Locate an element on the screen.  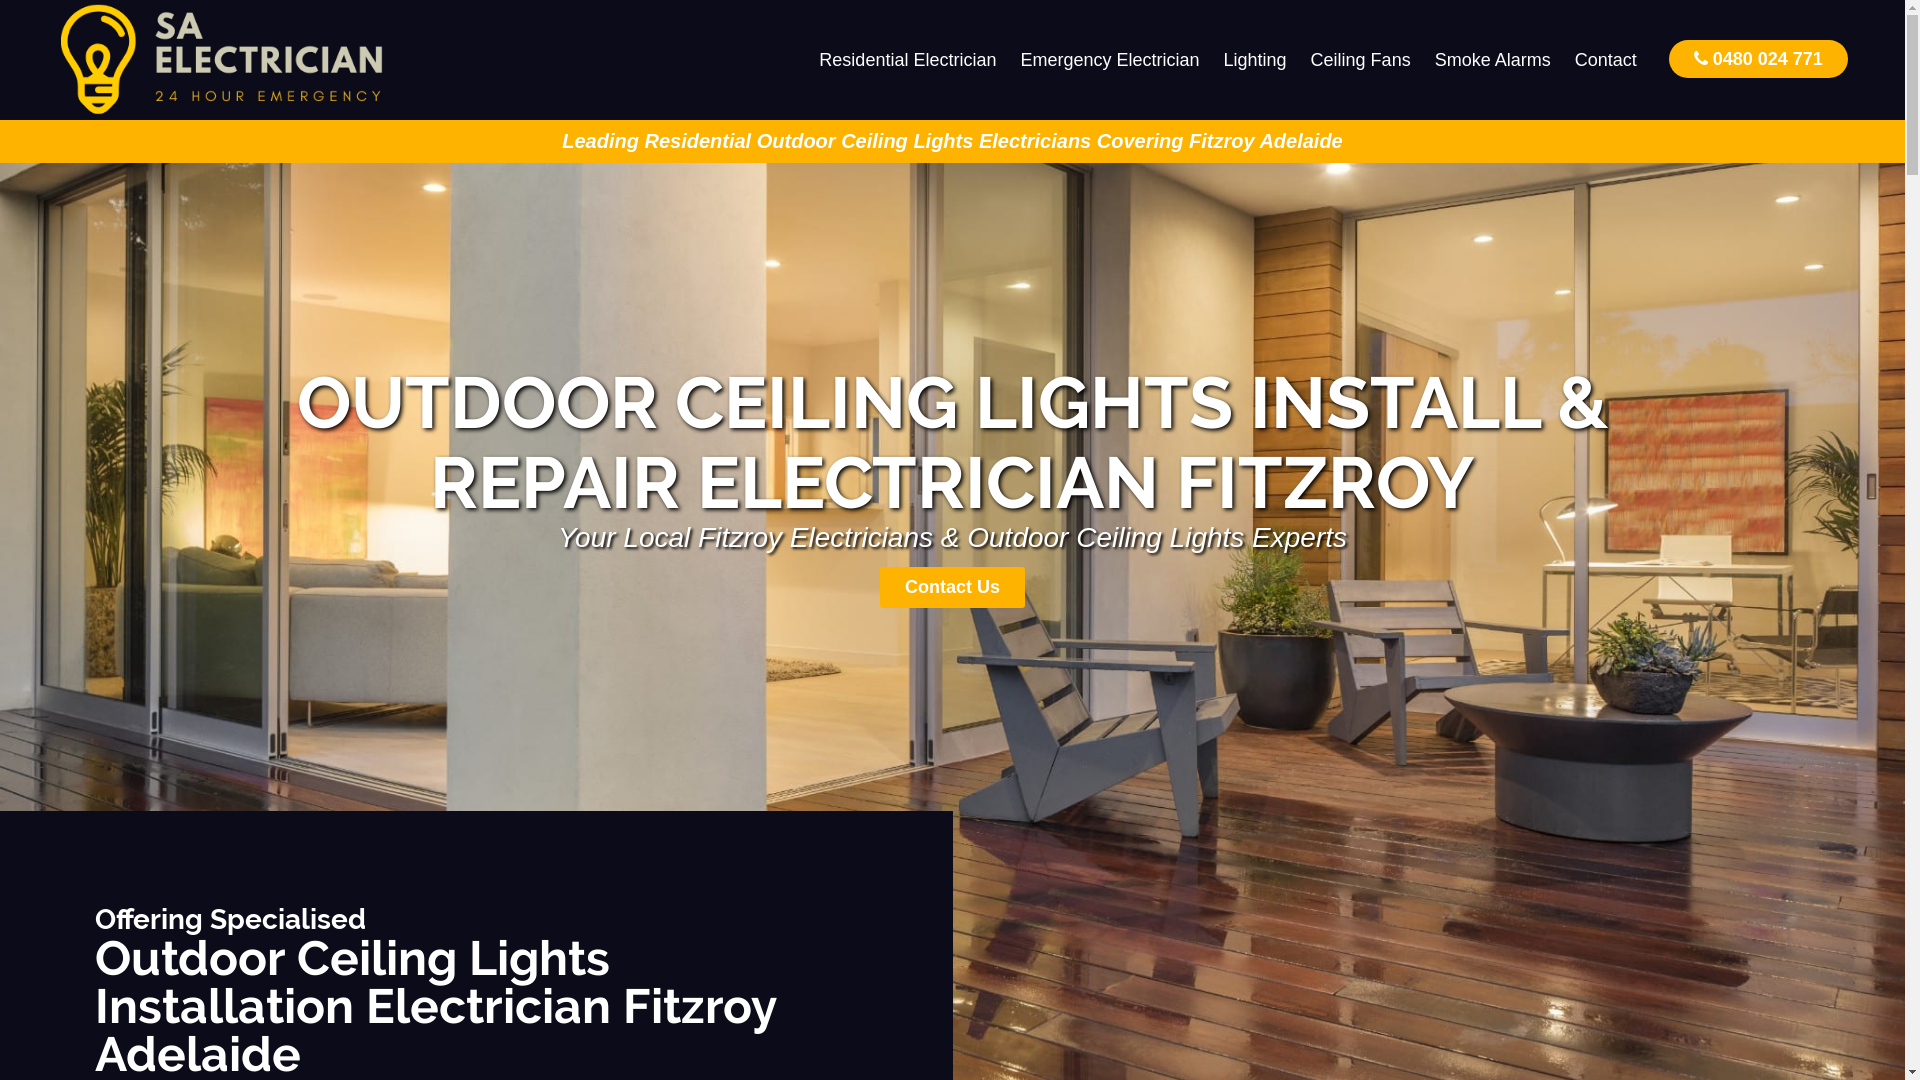
'Lighting' is located at coordinates (1254, 59).